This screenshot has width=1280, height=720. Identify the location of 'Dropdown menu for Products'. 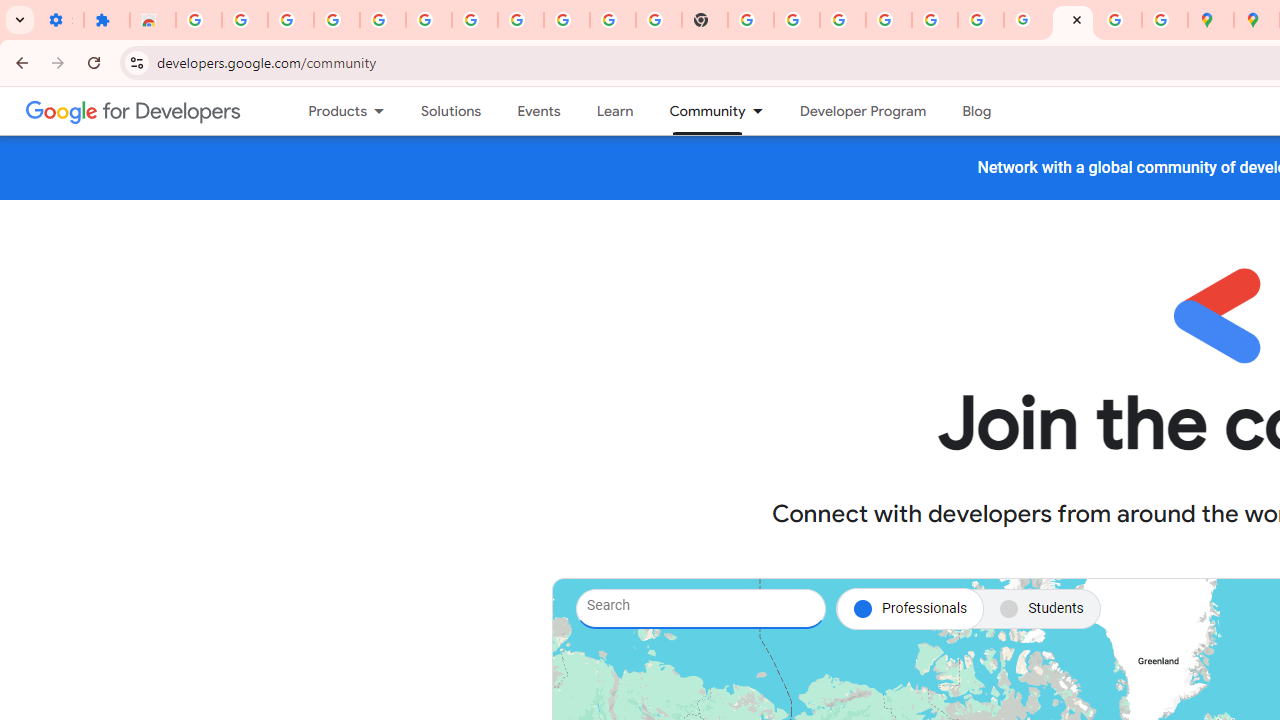
(385, 111).